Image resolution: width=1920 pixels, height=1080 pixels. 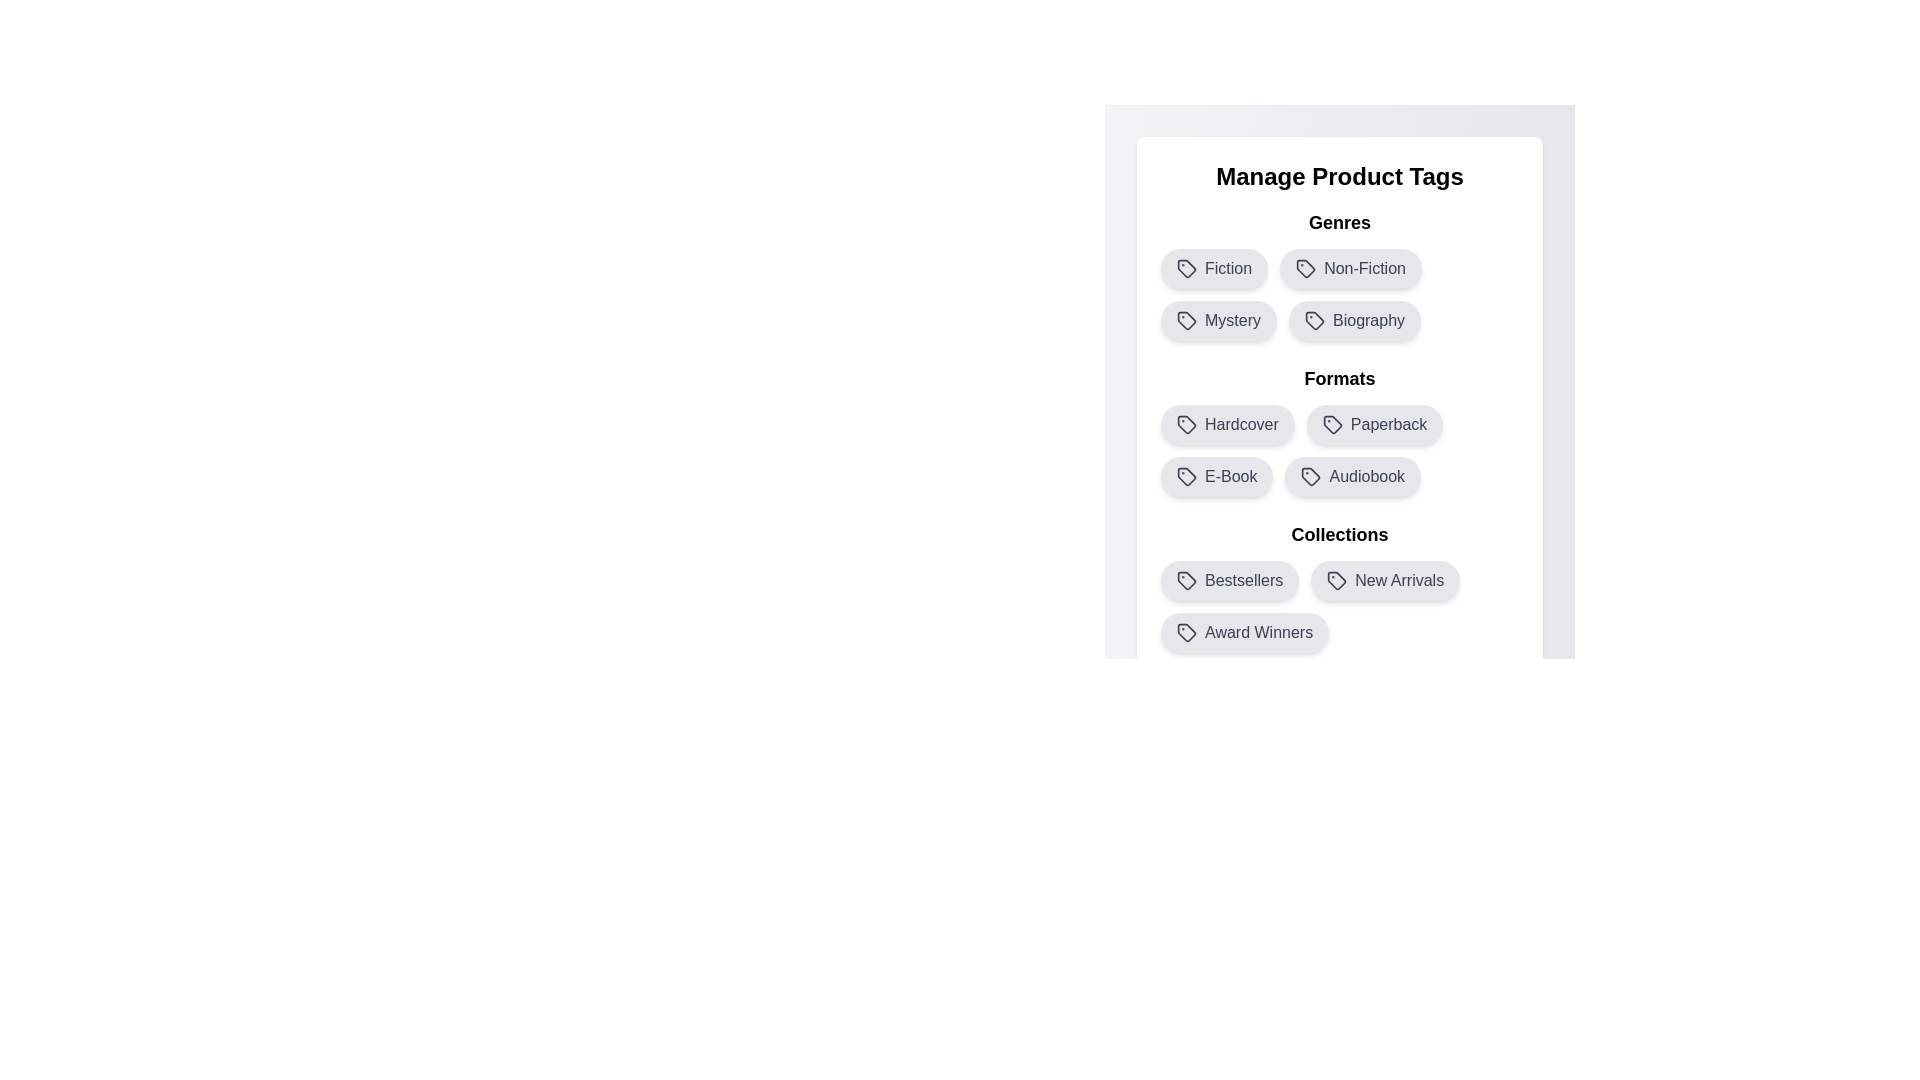 What do you see at coordinates (1186, 268) in the screenshot?
I see `the tag-shaped icon with a dark gray outline located inside the light gray button labeled 'Fiction' in the 'Manage Product Tags' panel` at bounding box center [1186, 268].